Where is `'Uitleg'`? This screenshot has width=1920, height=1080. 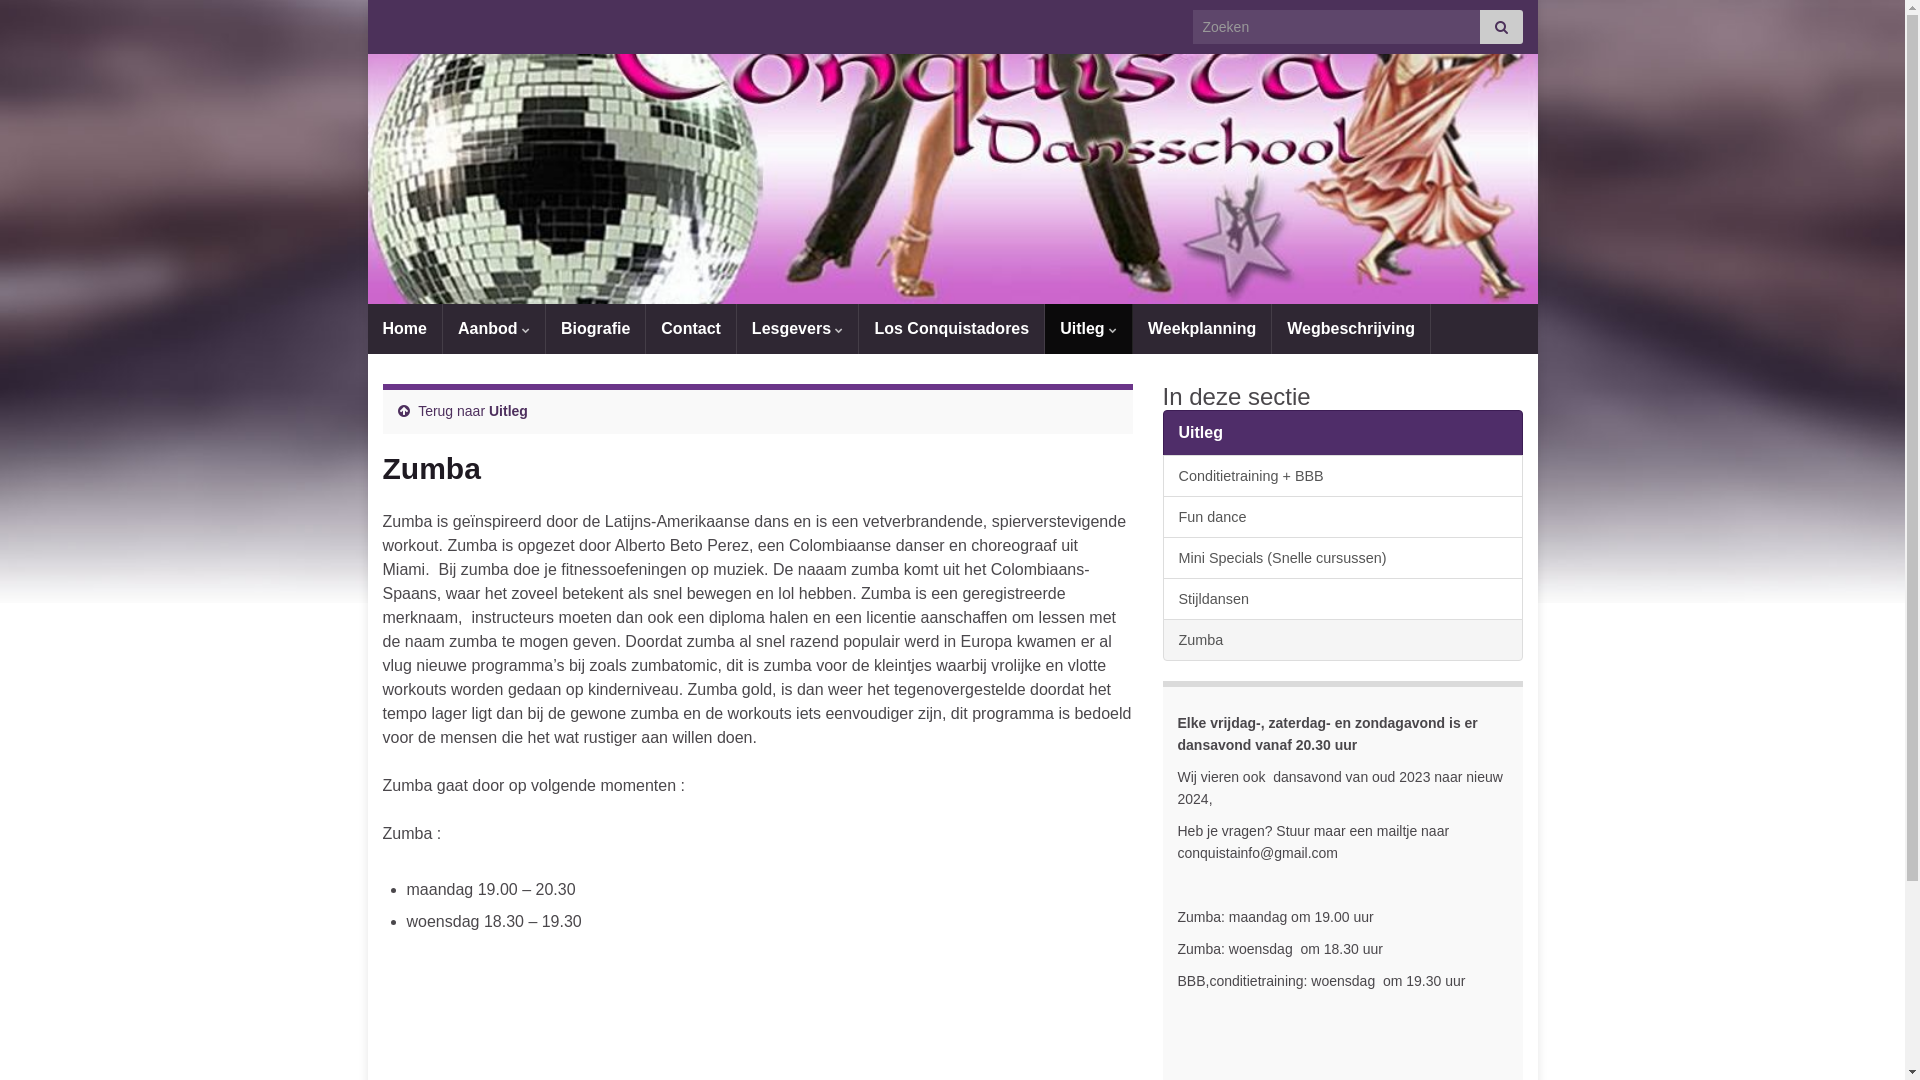
'Uitleg' is located at coordinates (1087, 327).